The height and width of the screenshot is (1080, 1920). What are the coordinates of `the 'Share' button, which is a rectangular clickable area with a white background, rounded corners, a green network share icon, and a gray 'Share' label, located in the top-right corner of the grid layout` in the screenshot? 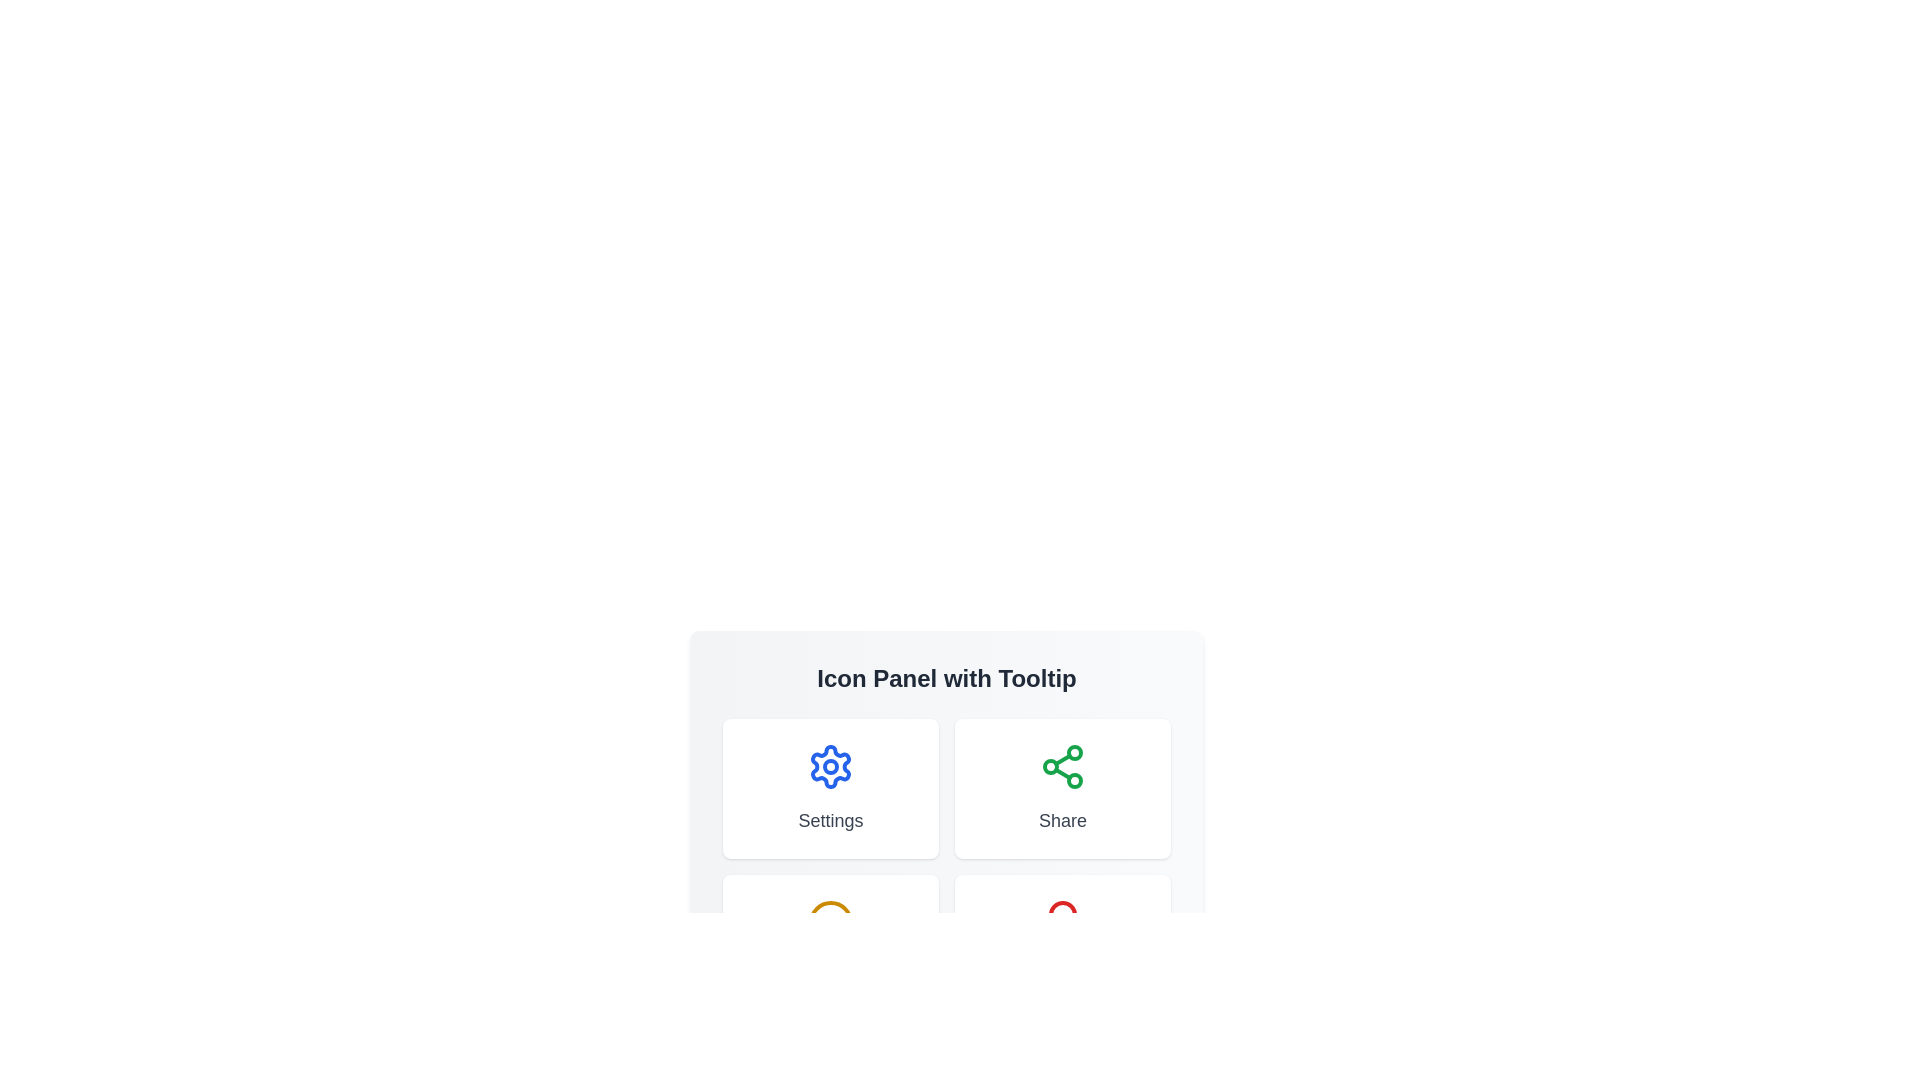 It's located at (1061, 788).